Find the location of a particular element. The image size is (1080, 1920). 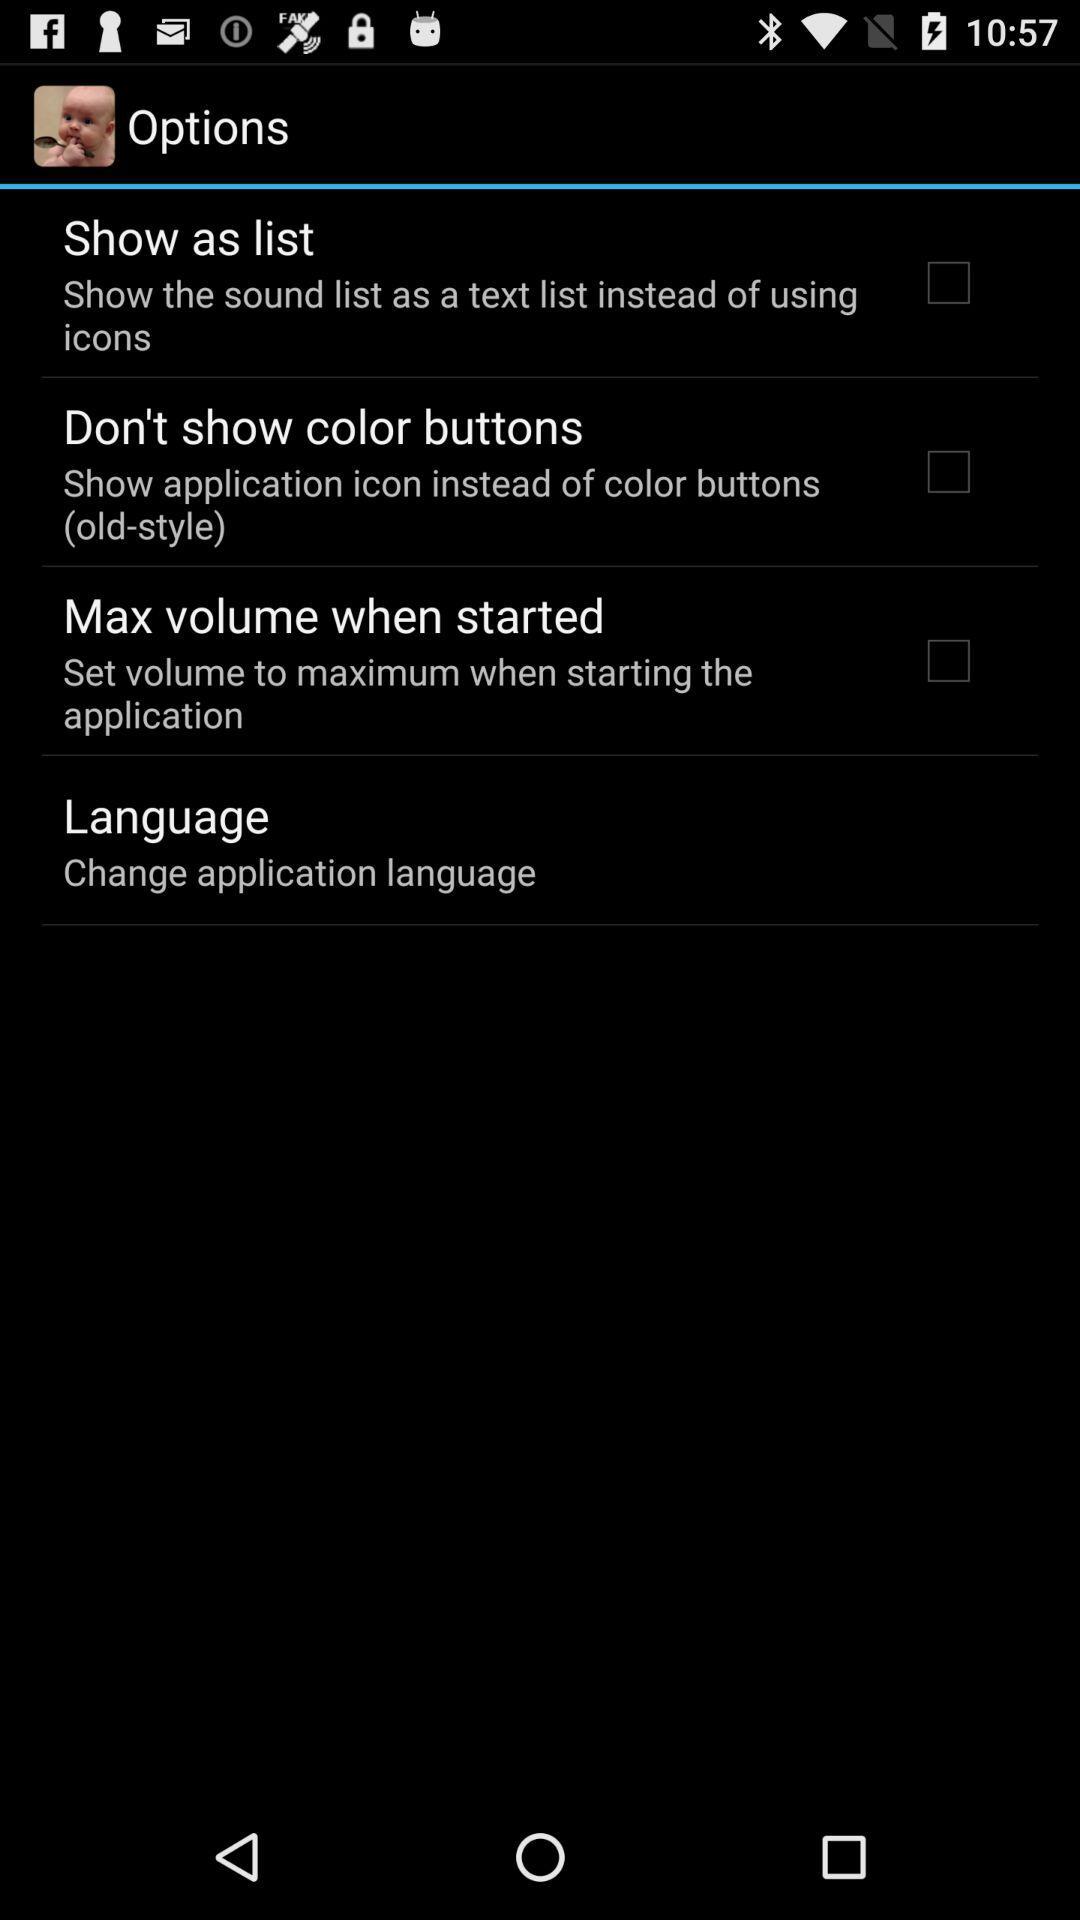

app at the center is located at coordinates (463, 692).